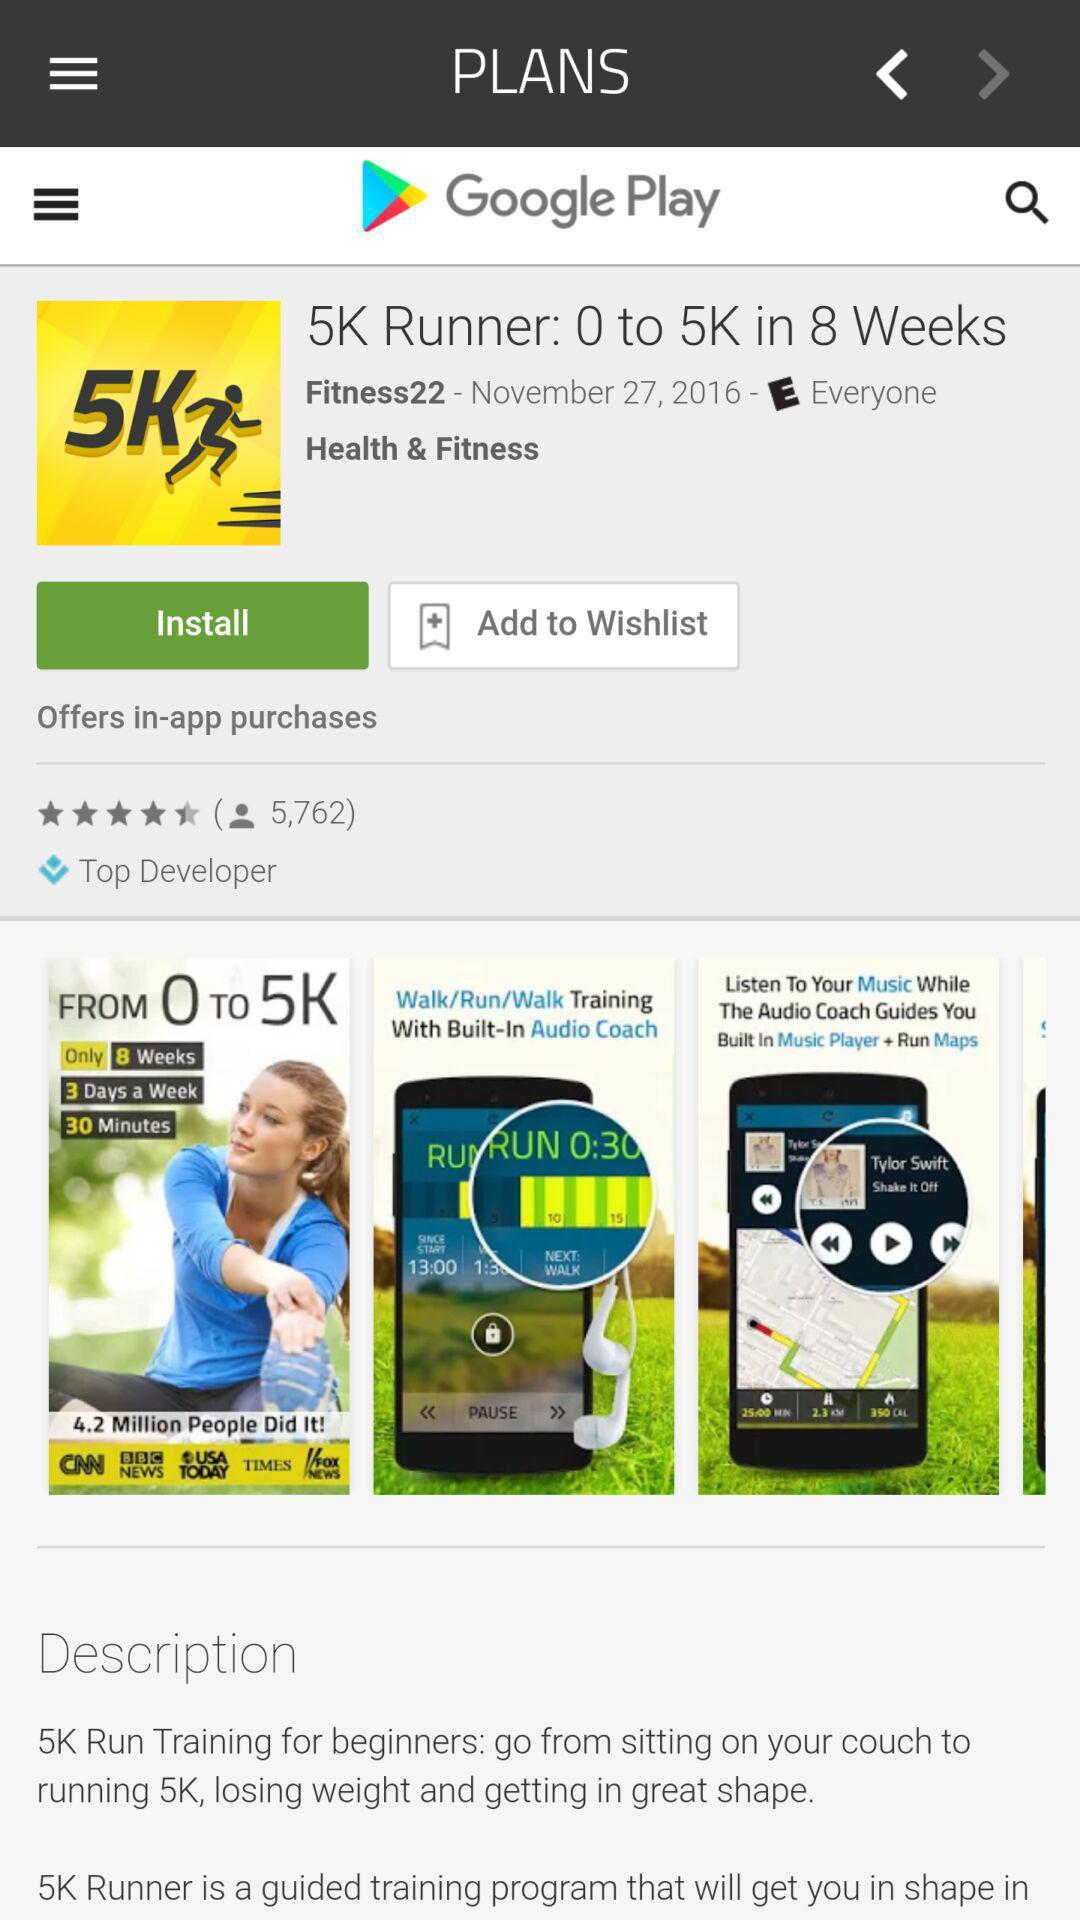  I want to click on go forward, so click(993, 73).